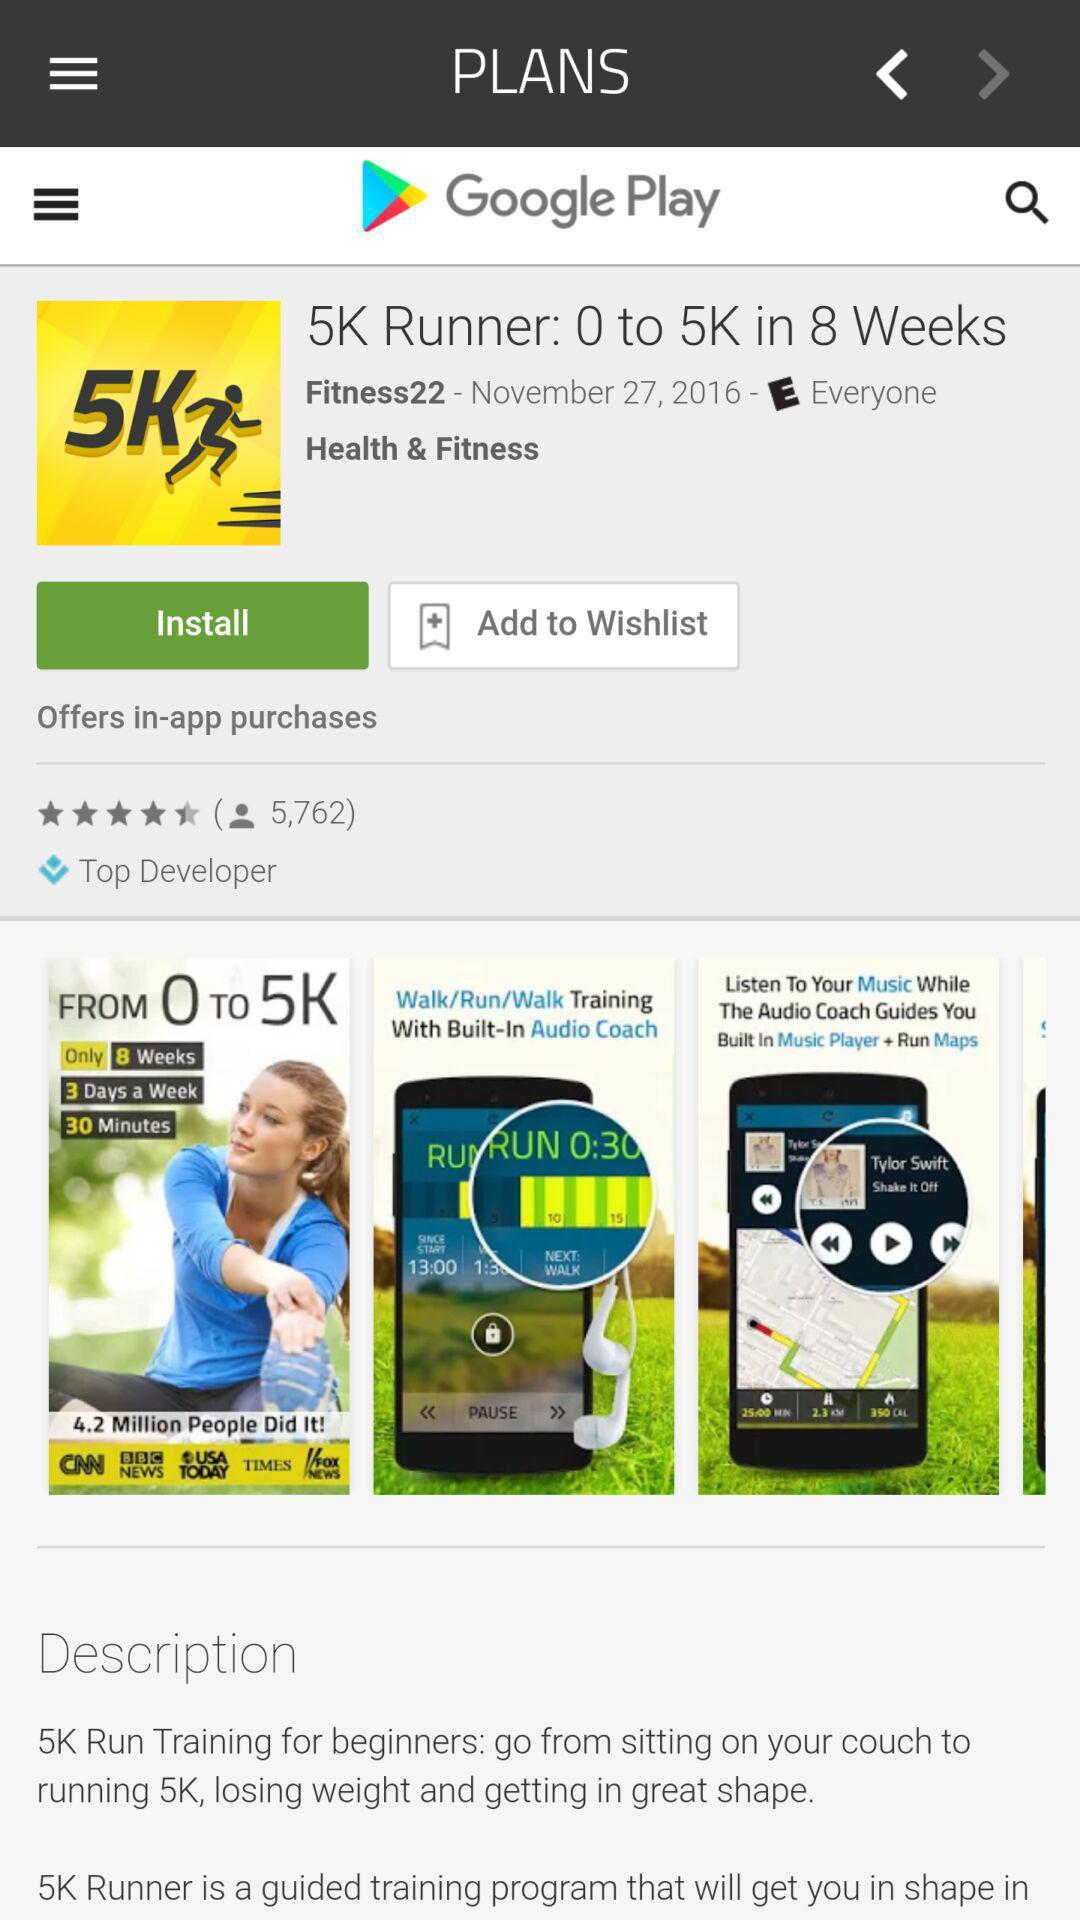  I want to click on go forward, so click(993, 73).